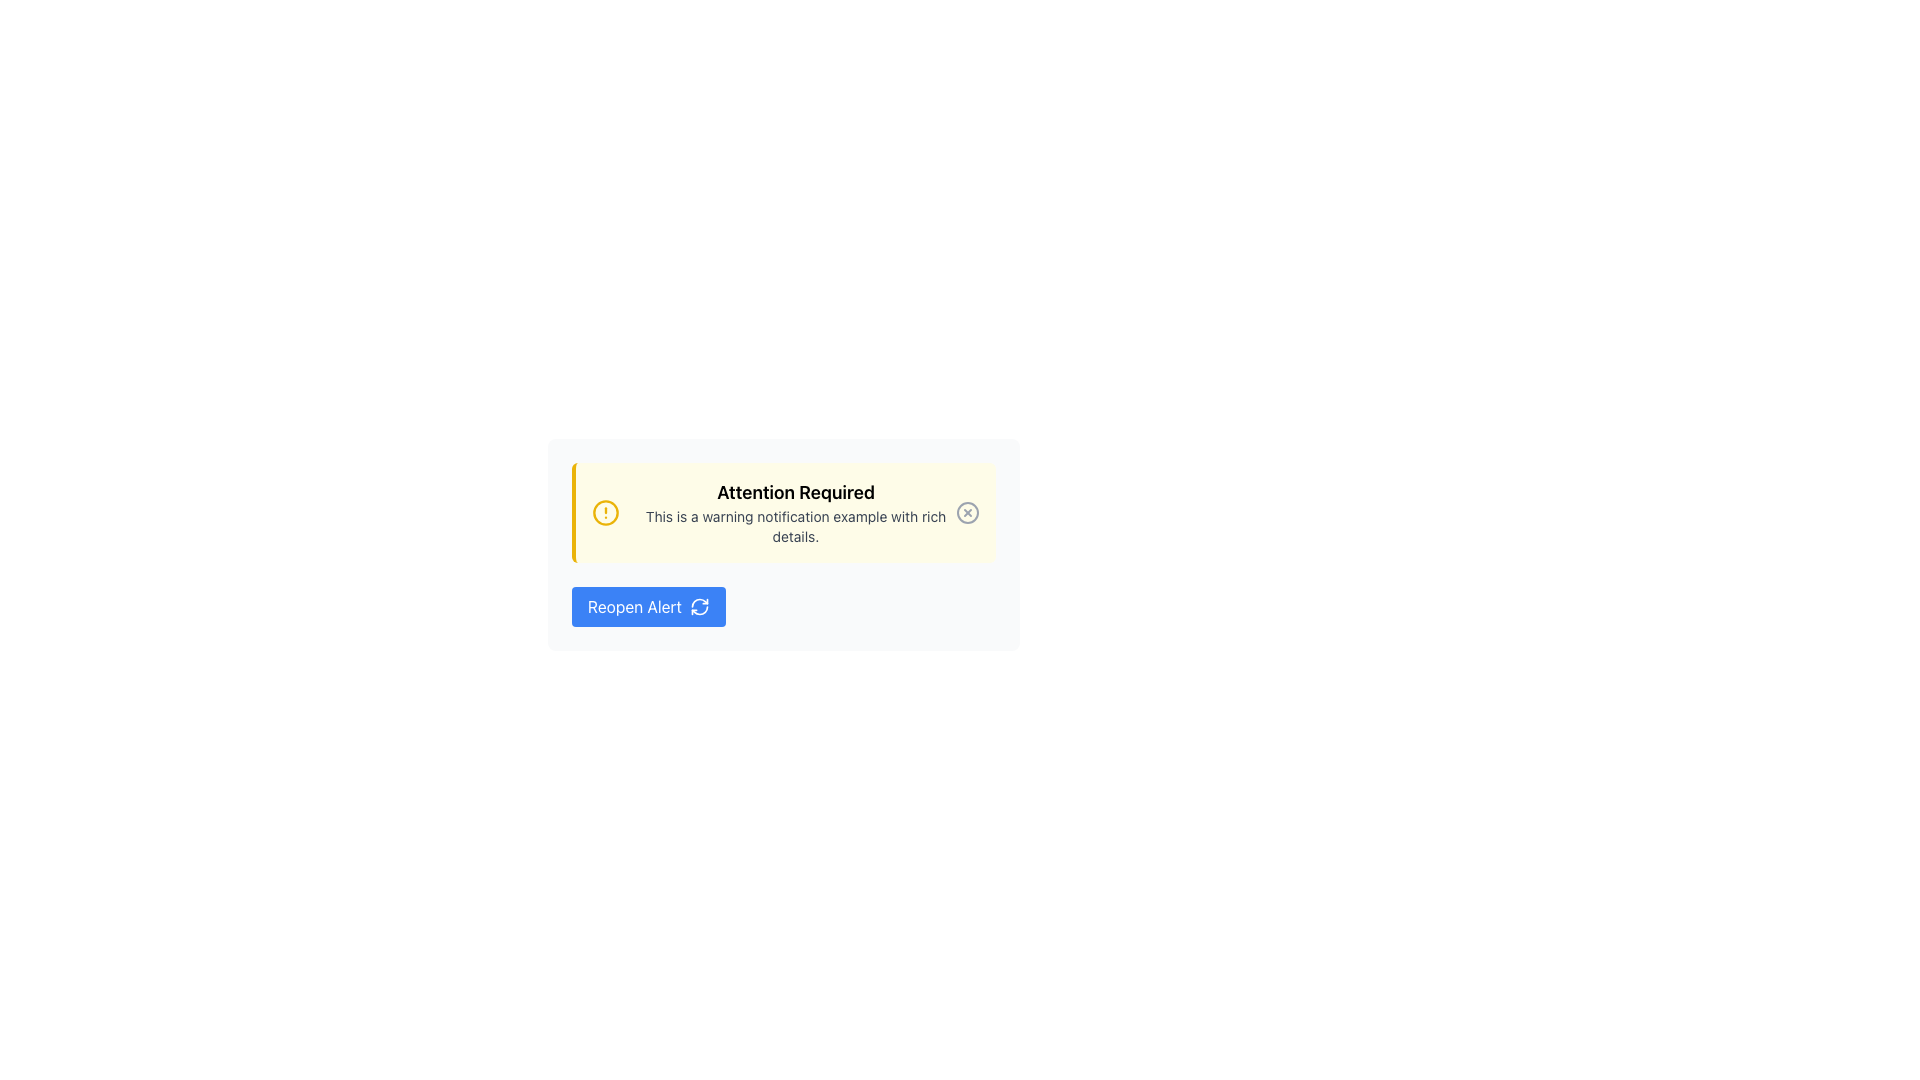  I want to click on the supporting text element located below the title 'Attention Required' in the notification card, so click(795, 526).